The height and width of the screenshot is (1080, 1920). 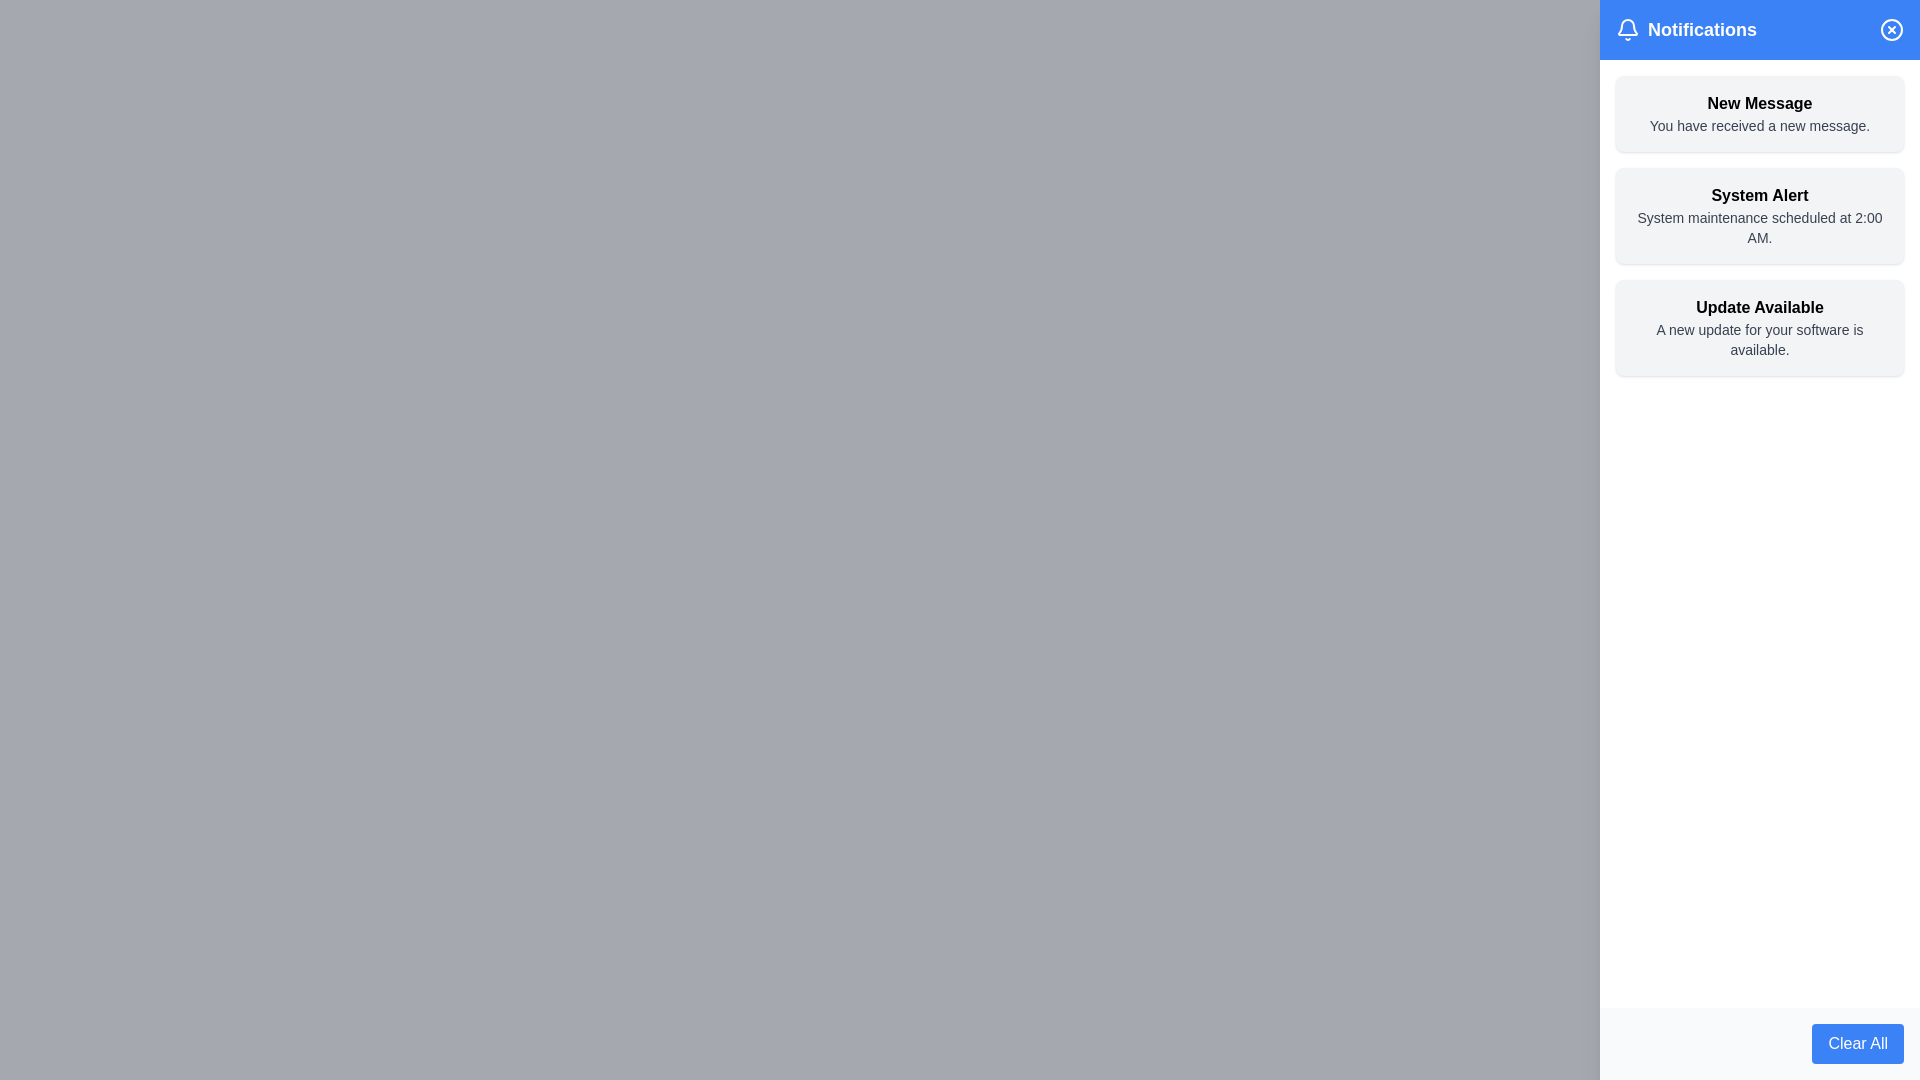 What do you see at coordinates (1760, 338) in the screenshot?
I see `the non-interactive textual notification that informs the user about the availability of a software update, located in the notification card labeled 'Update Available.'` at bounding box center [1760, 338].